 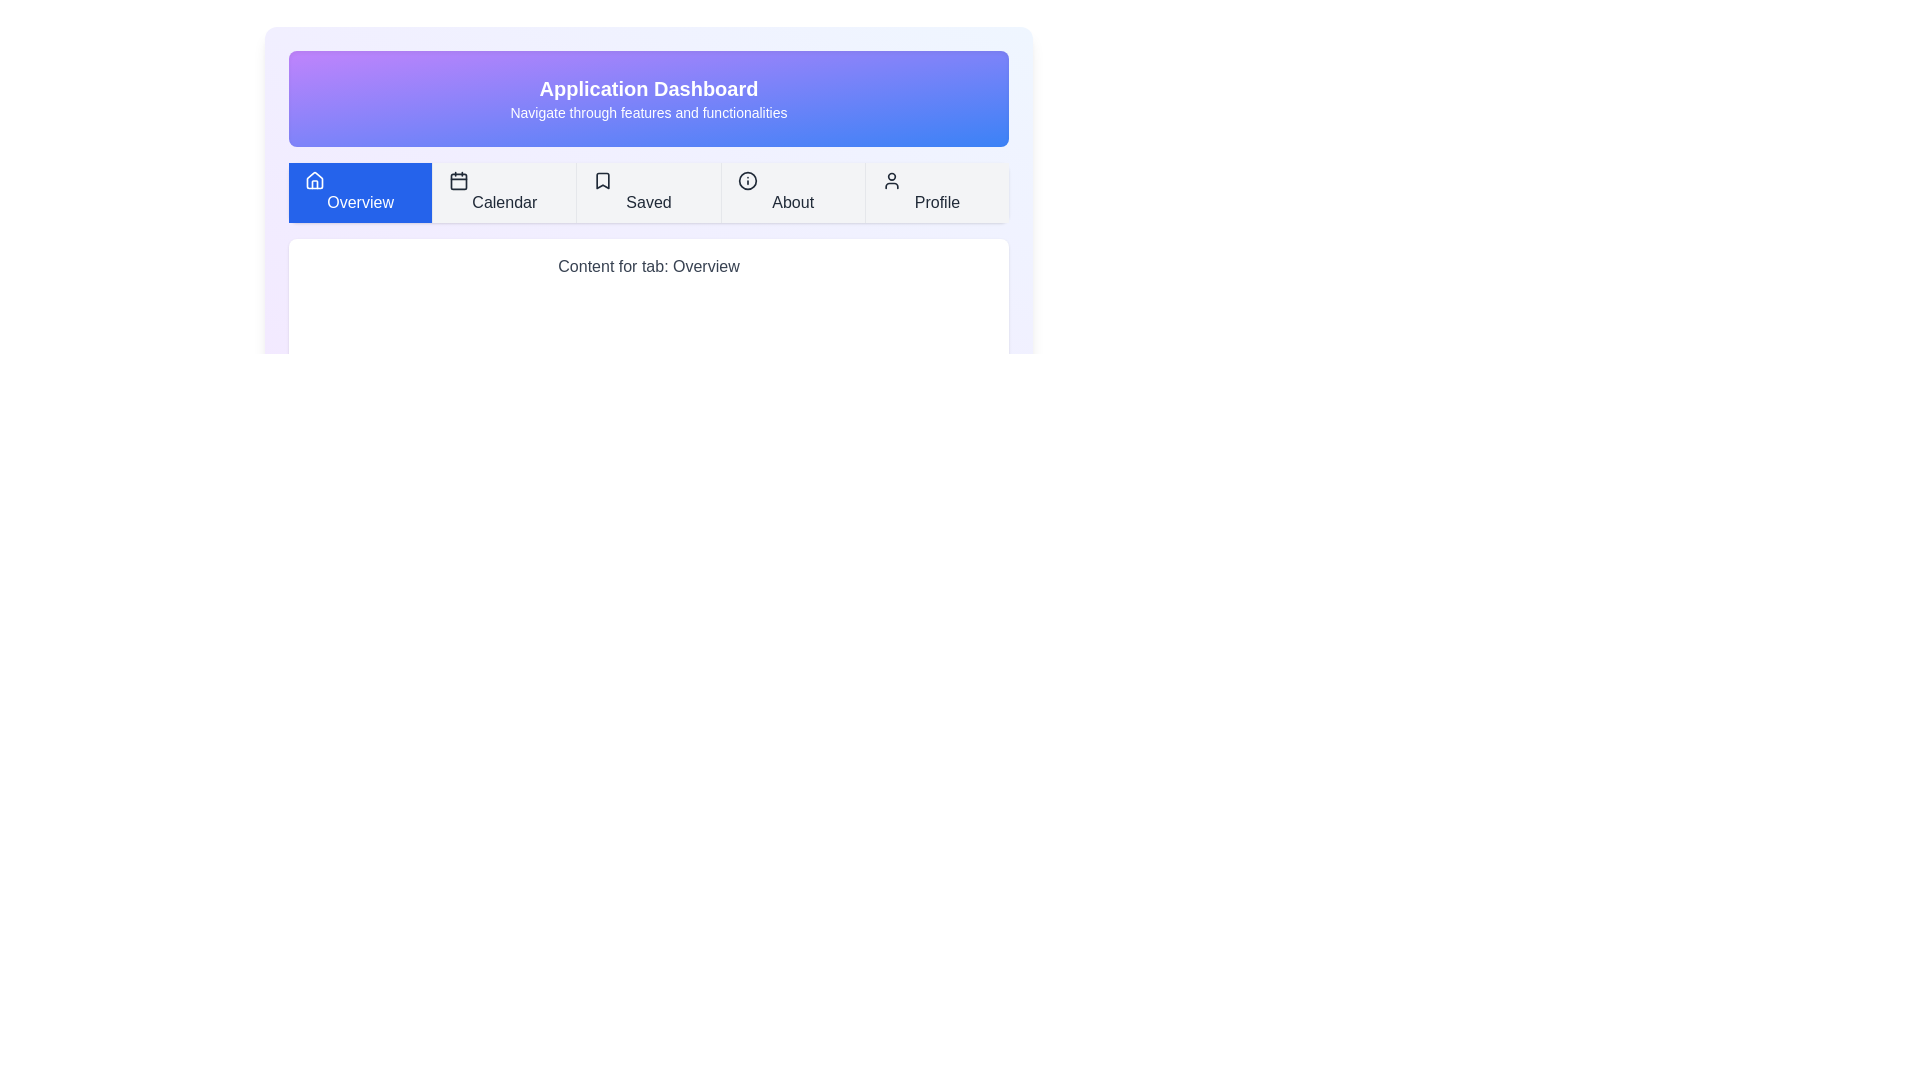 What do you see at coordinates (360, 192) in the screenshot?
I see `the 'Overview' tab in the navigation menu, which is styled with a blue background and white text` at bounding box center [360, 192].